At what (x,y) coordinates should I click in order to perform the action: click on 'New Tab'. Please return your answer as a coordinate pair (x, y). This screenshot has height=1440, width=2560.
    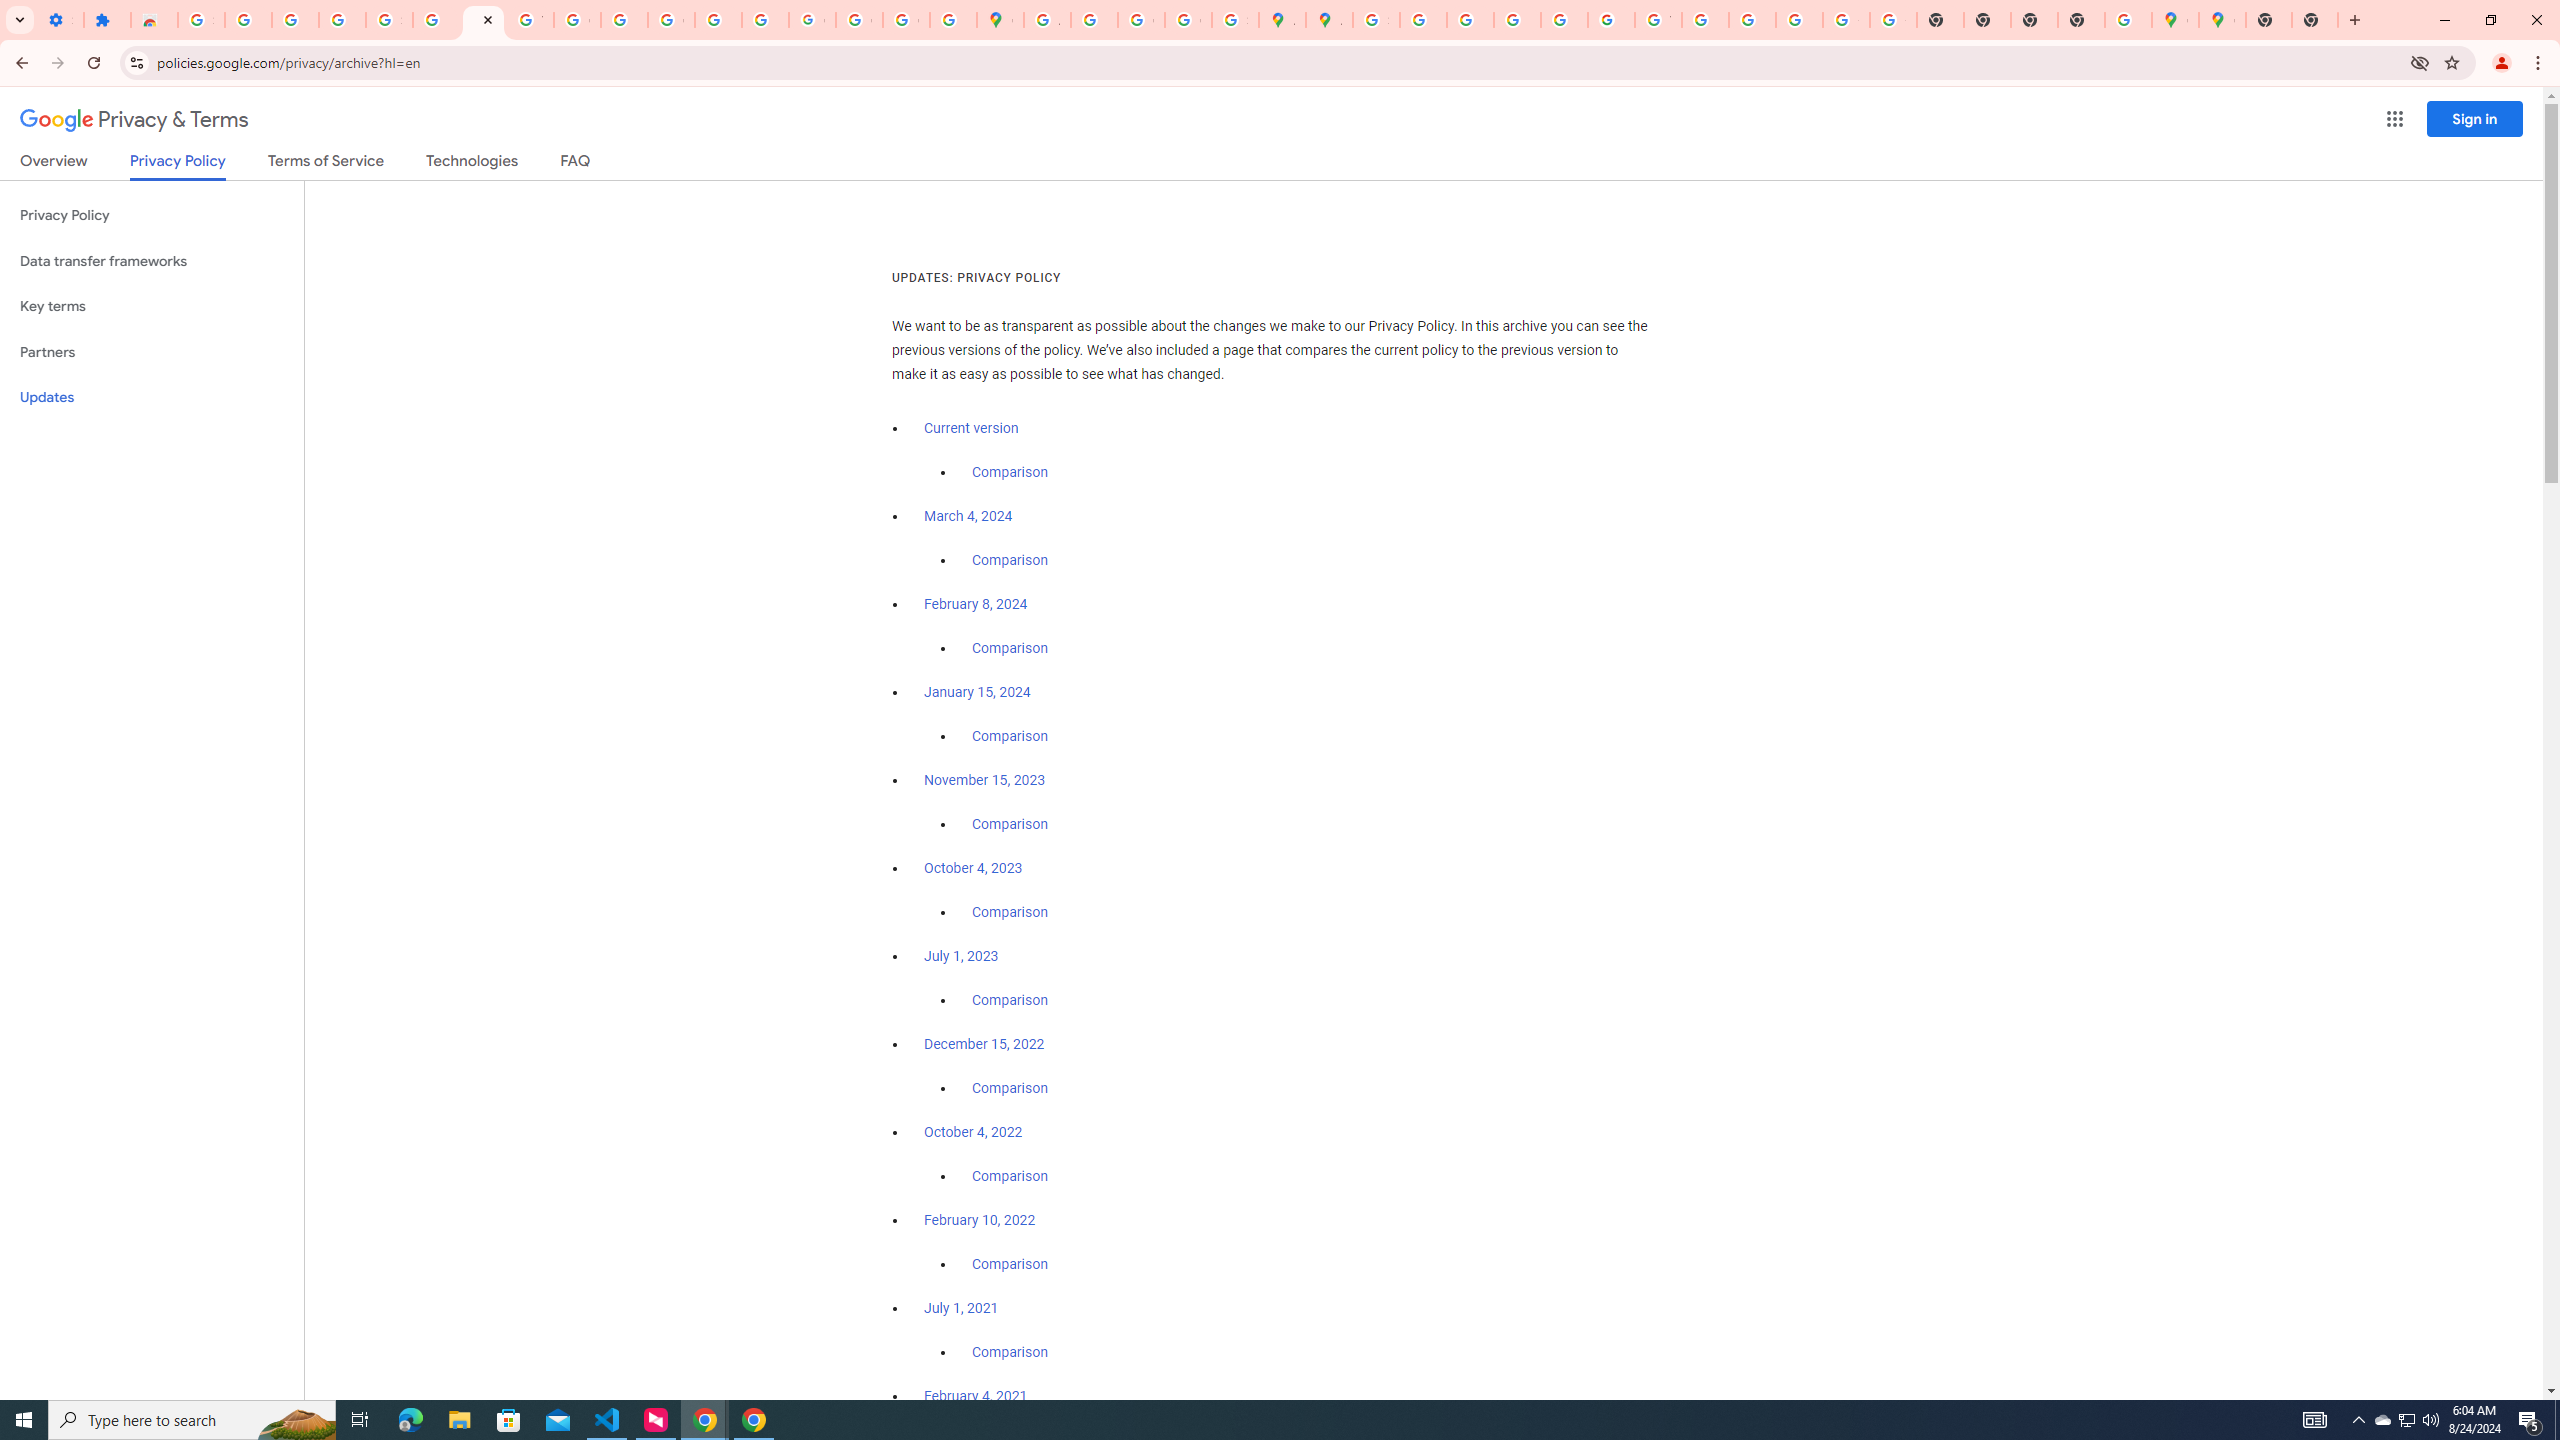
    Looking at the image, I should click on (2315, 19).